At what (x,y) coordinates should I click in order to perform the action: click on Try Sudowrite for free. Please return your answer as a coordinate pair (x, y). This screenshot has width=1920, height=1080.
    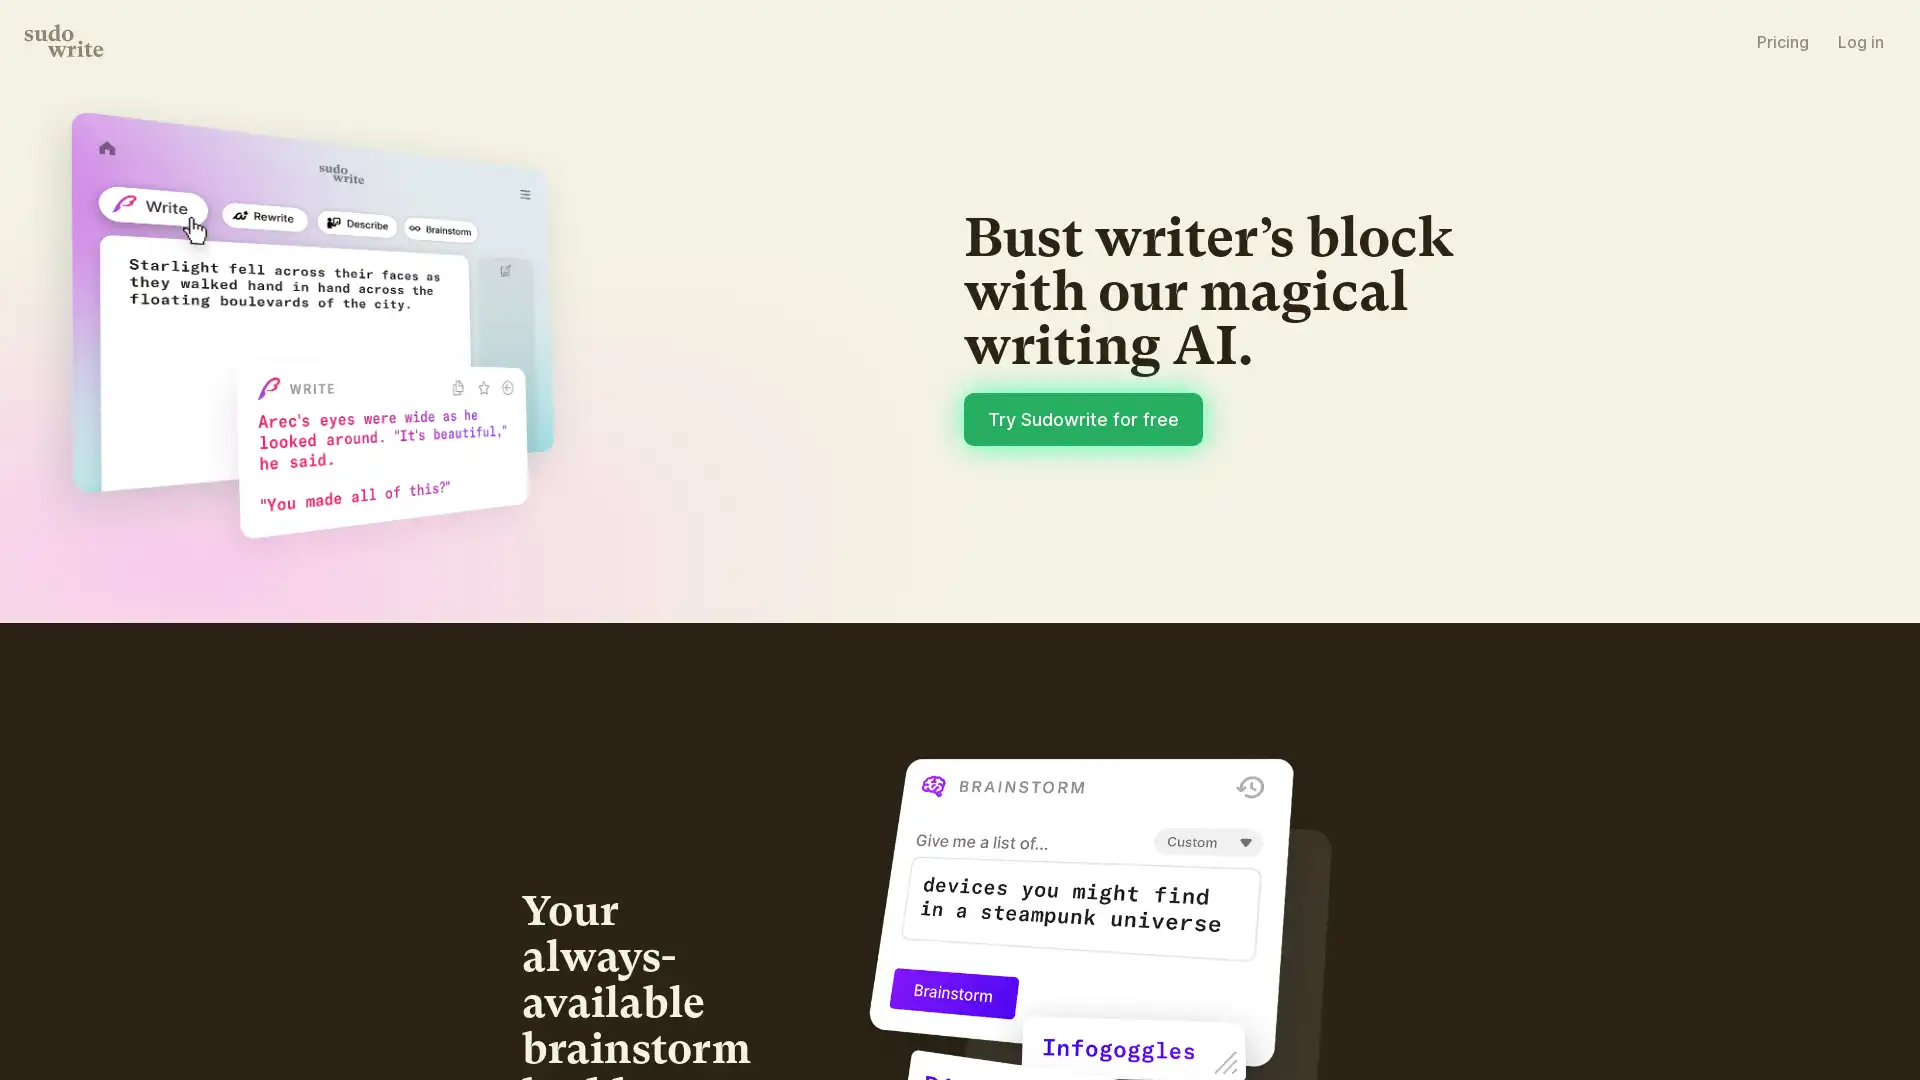
    Looking at the image, I should click on (1248, 547).